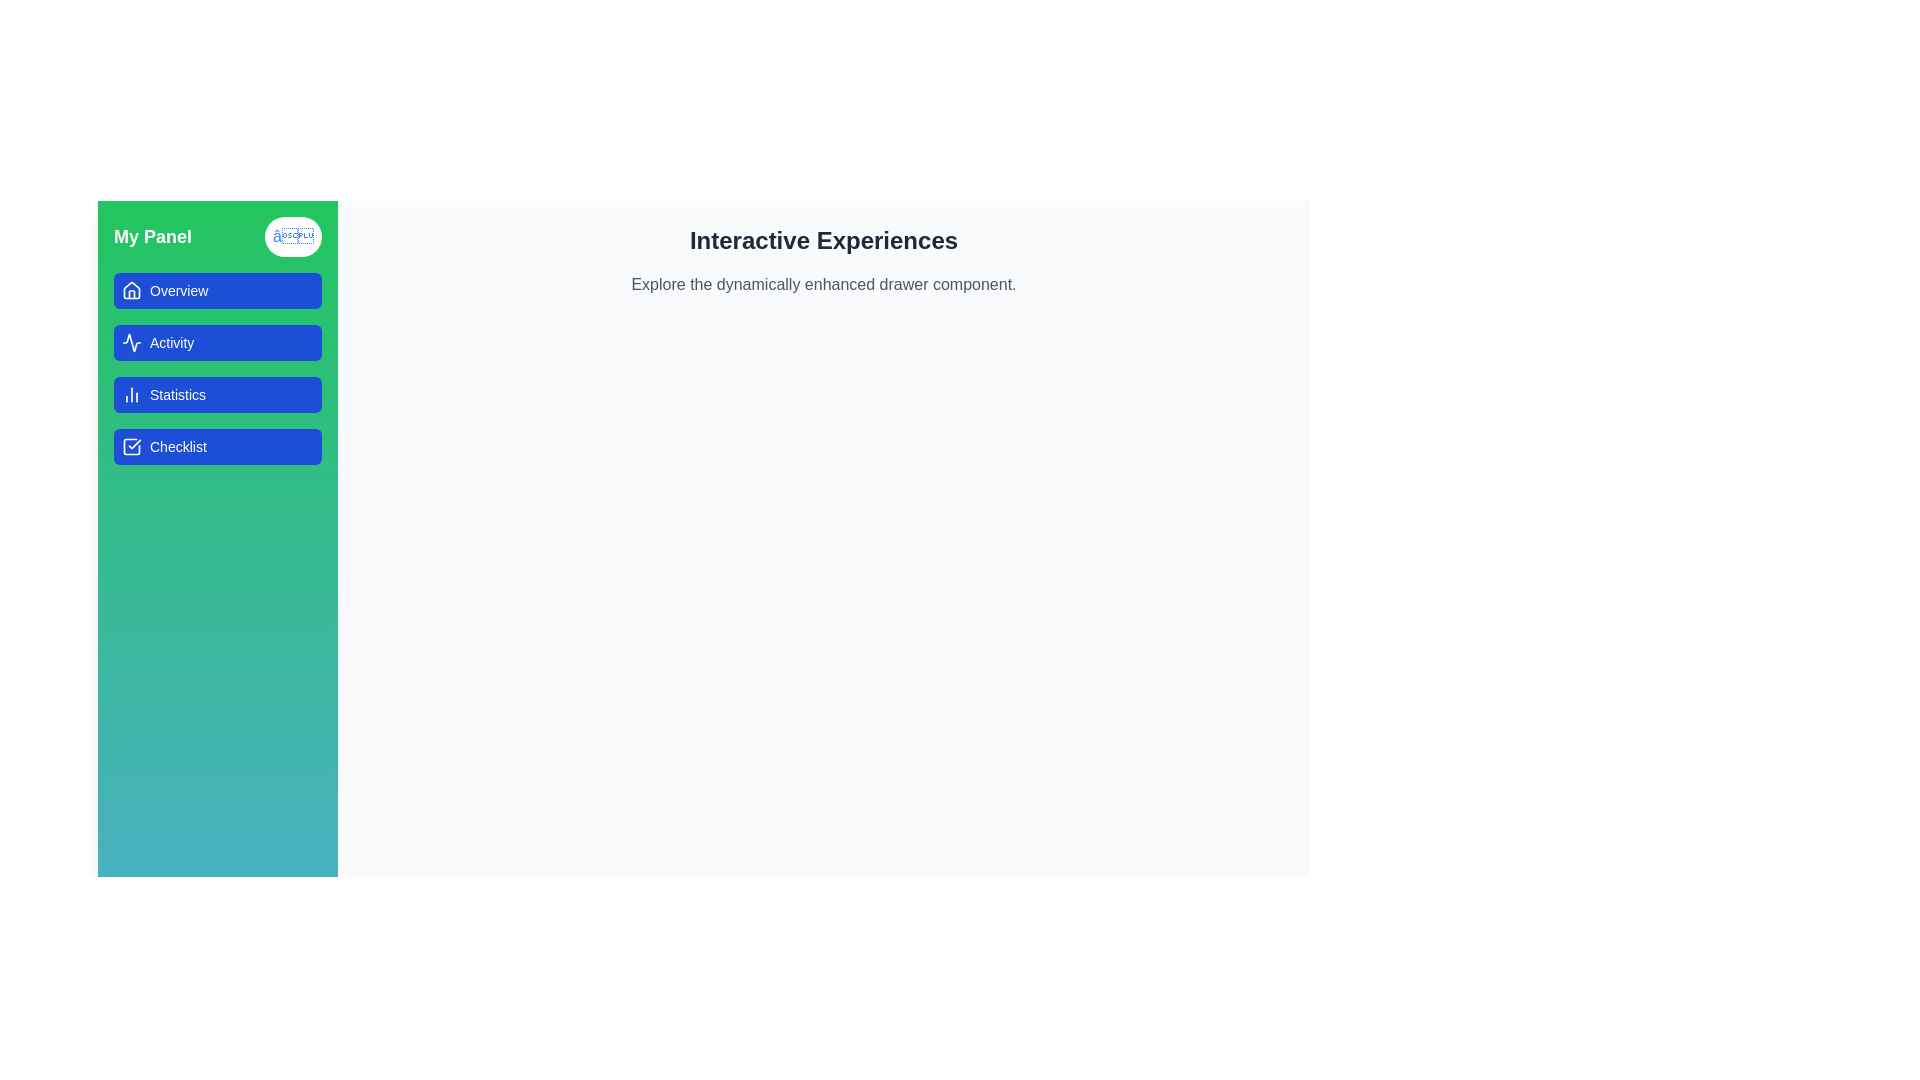 Image resolution: width=1920 pixels, height=1080 pixels. I want to click on the checklist icon located in the left sidebar, adjacent to the 'Checklist' button text, so click(131, 446).